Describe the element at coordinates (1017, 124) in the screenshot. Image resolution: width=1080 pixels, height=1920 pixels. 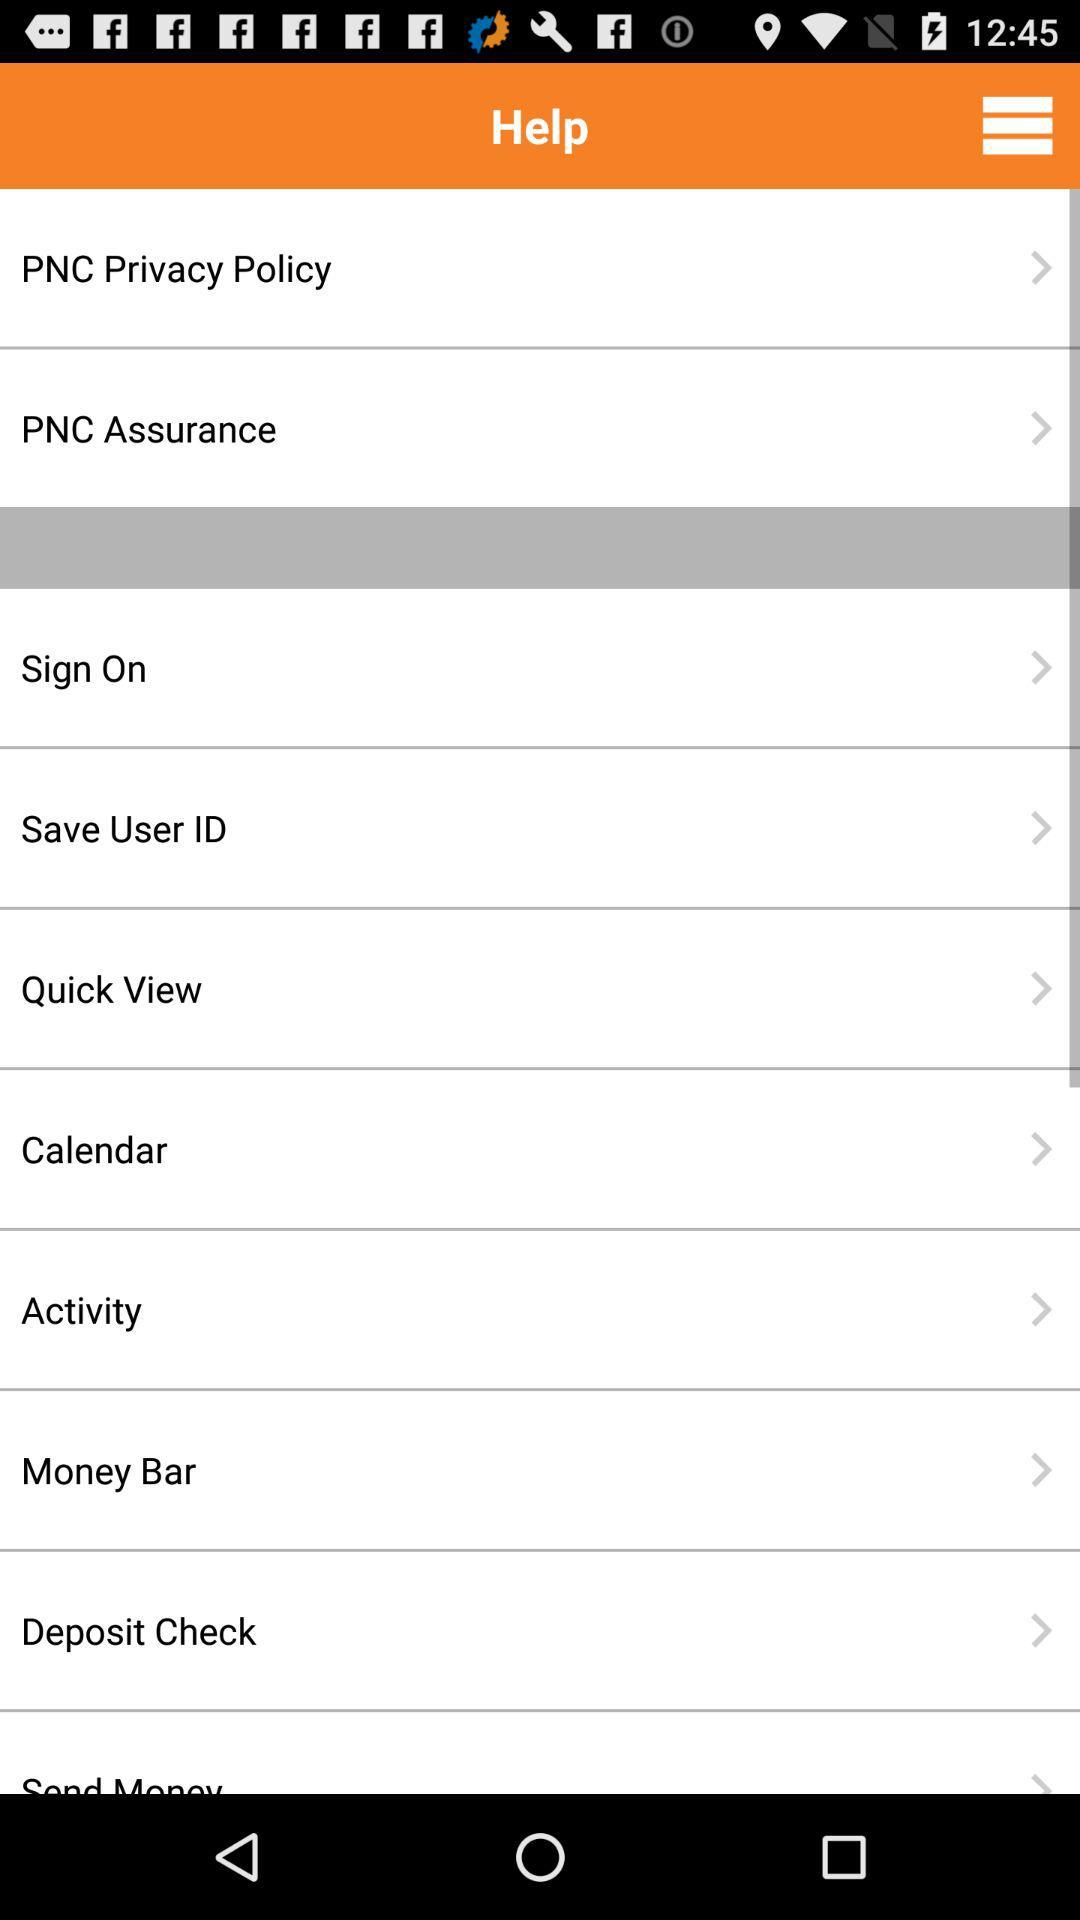
I see `the item to the right of help` at that location.